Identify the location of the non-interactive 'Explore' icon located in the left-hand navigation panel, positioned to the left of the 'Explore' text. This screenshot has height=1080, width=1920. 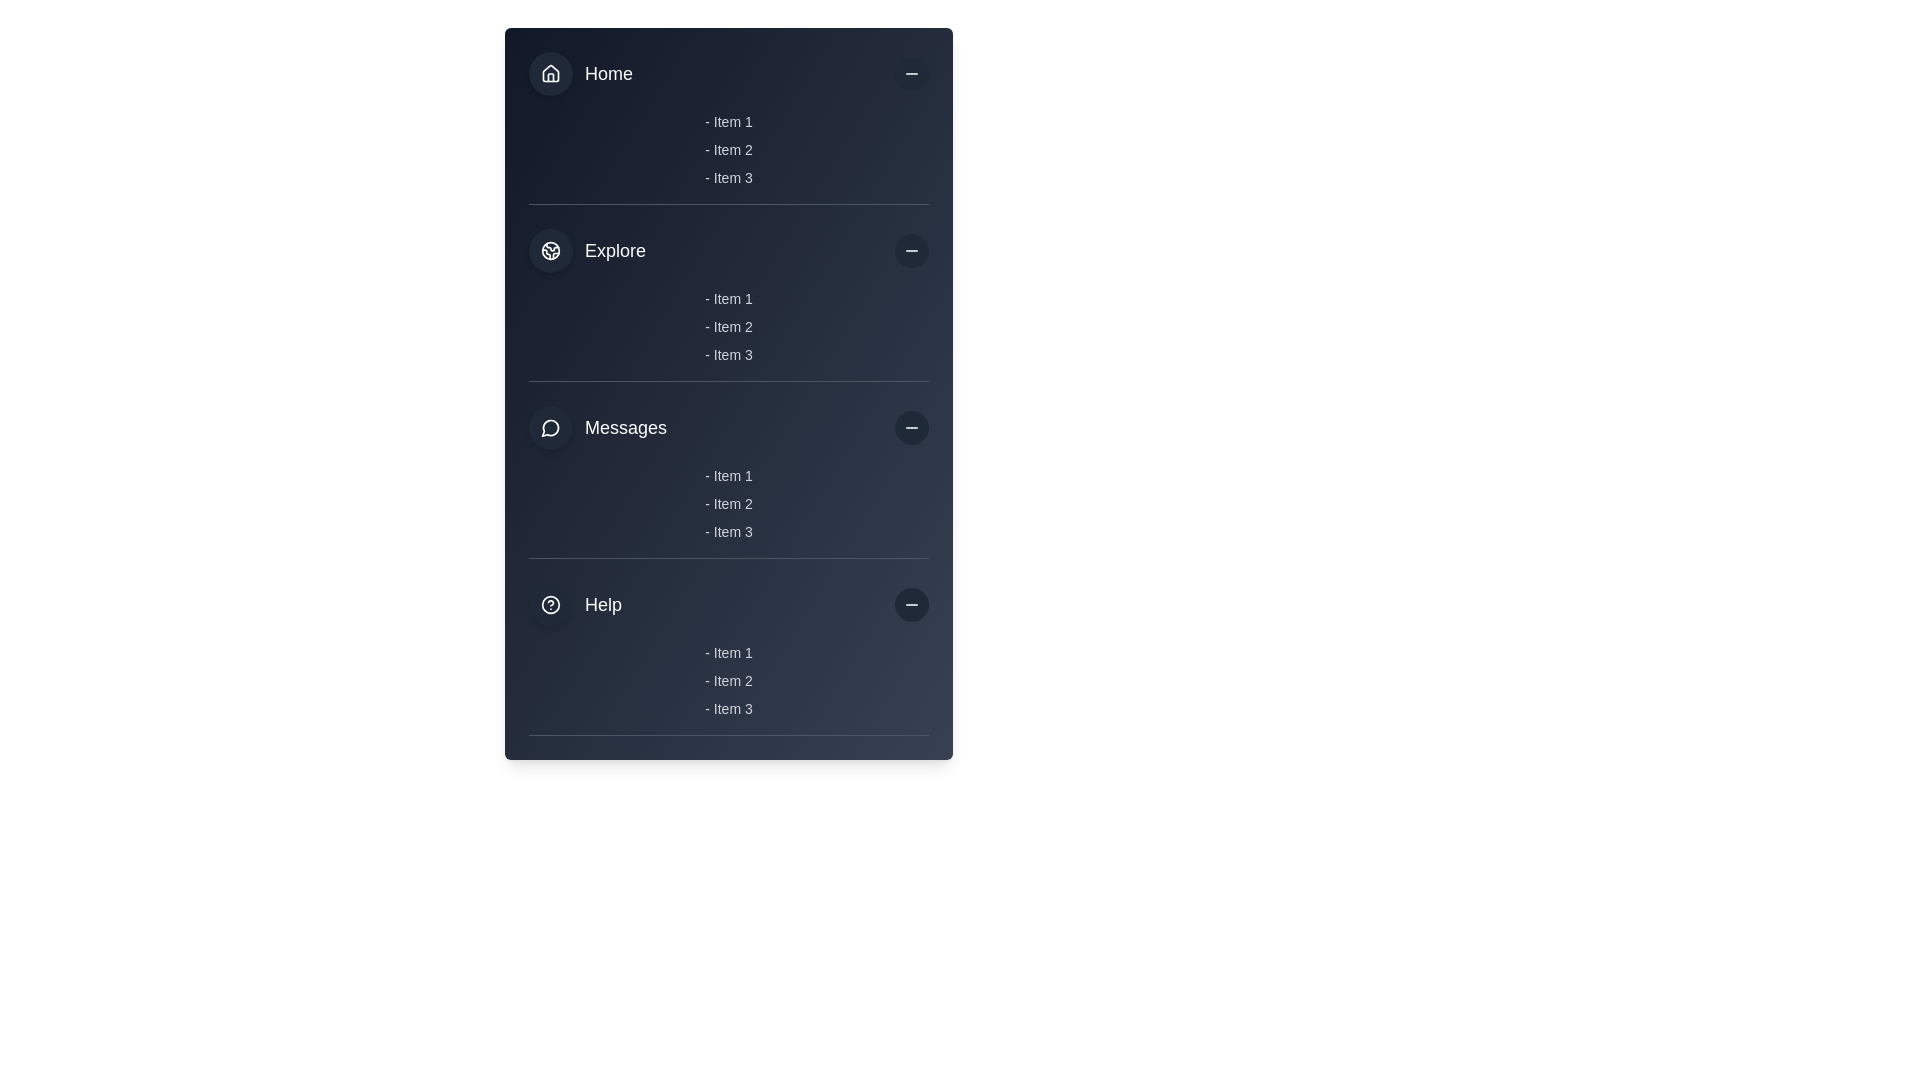
(551, 249).